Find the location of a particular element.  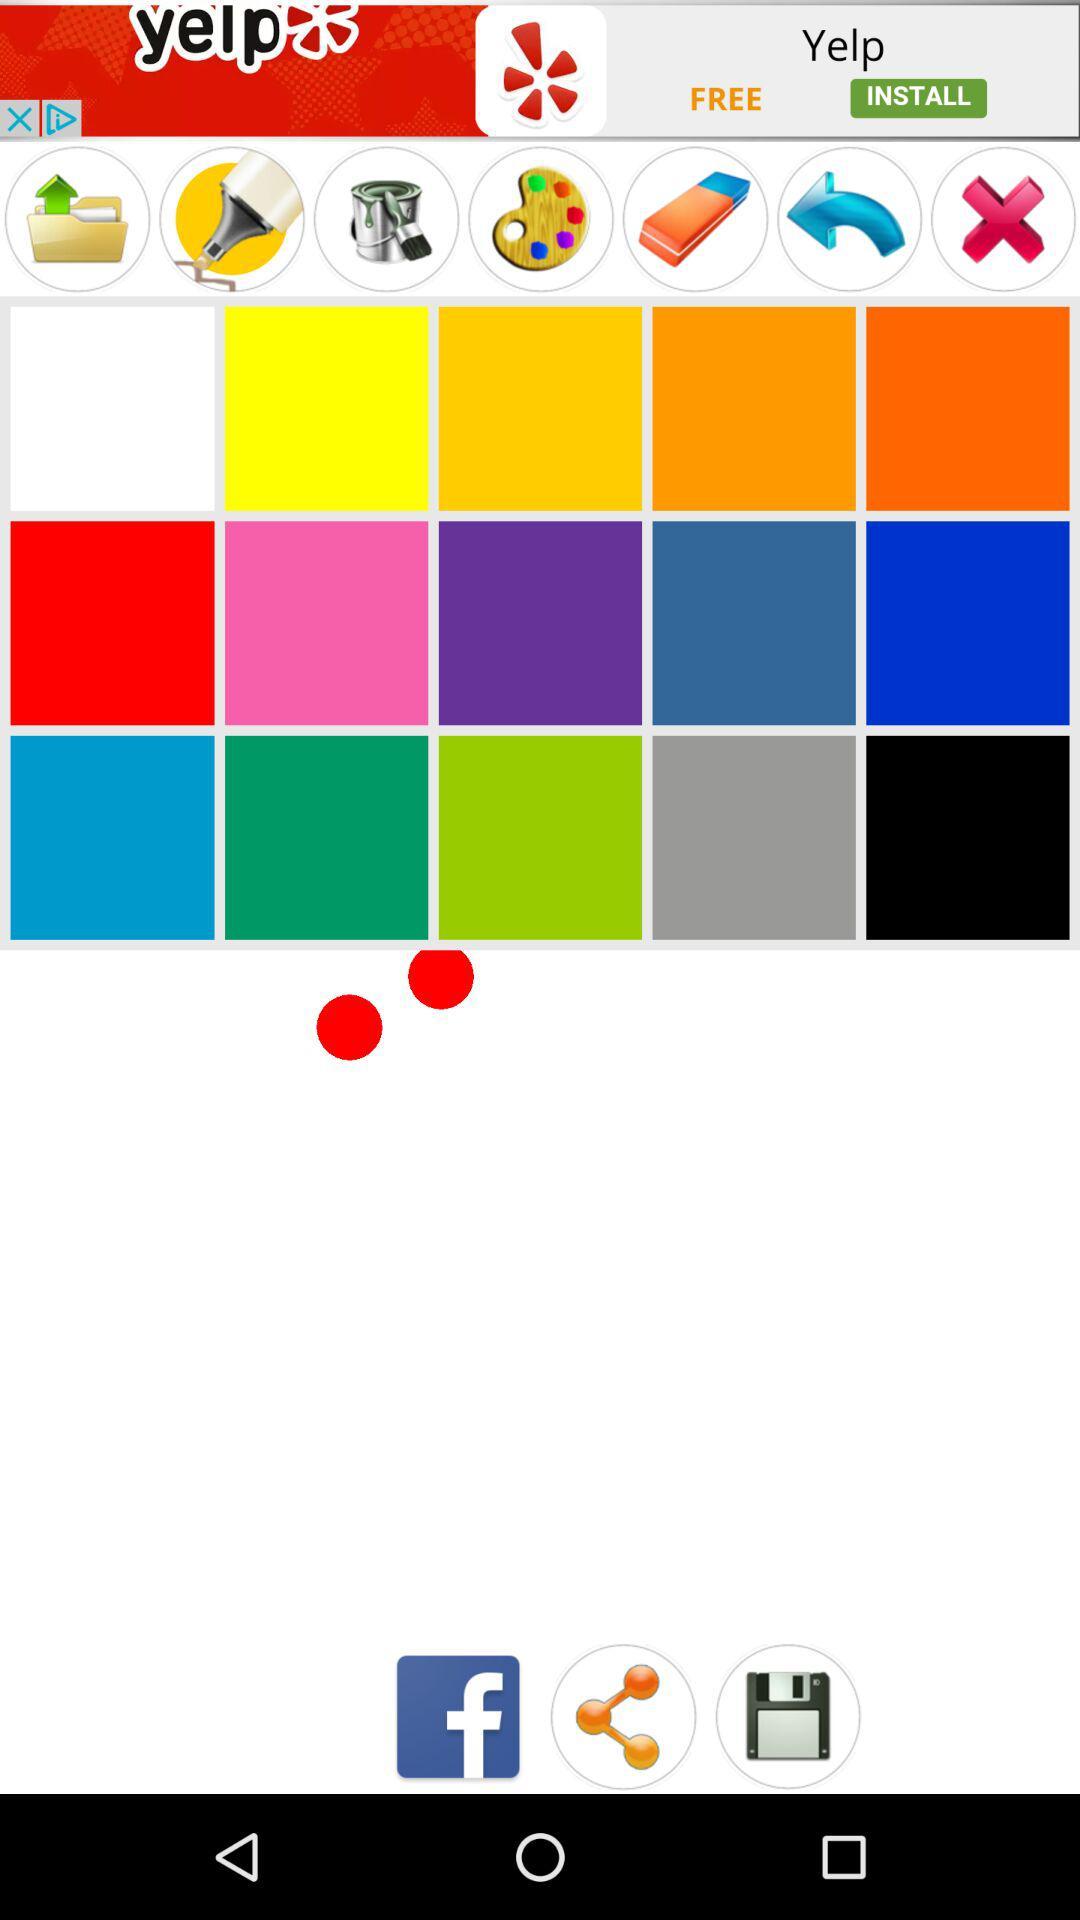

yellow is located at coordinates (325, 407).